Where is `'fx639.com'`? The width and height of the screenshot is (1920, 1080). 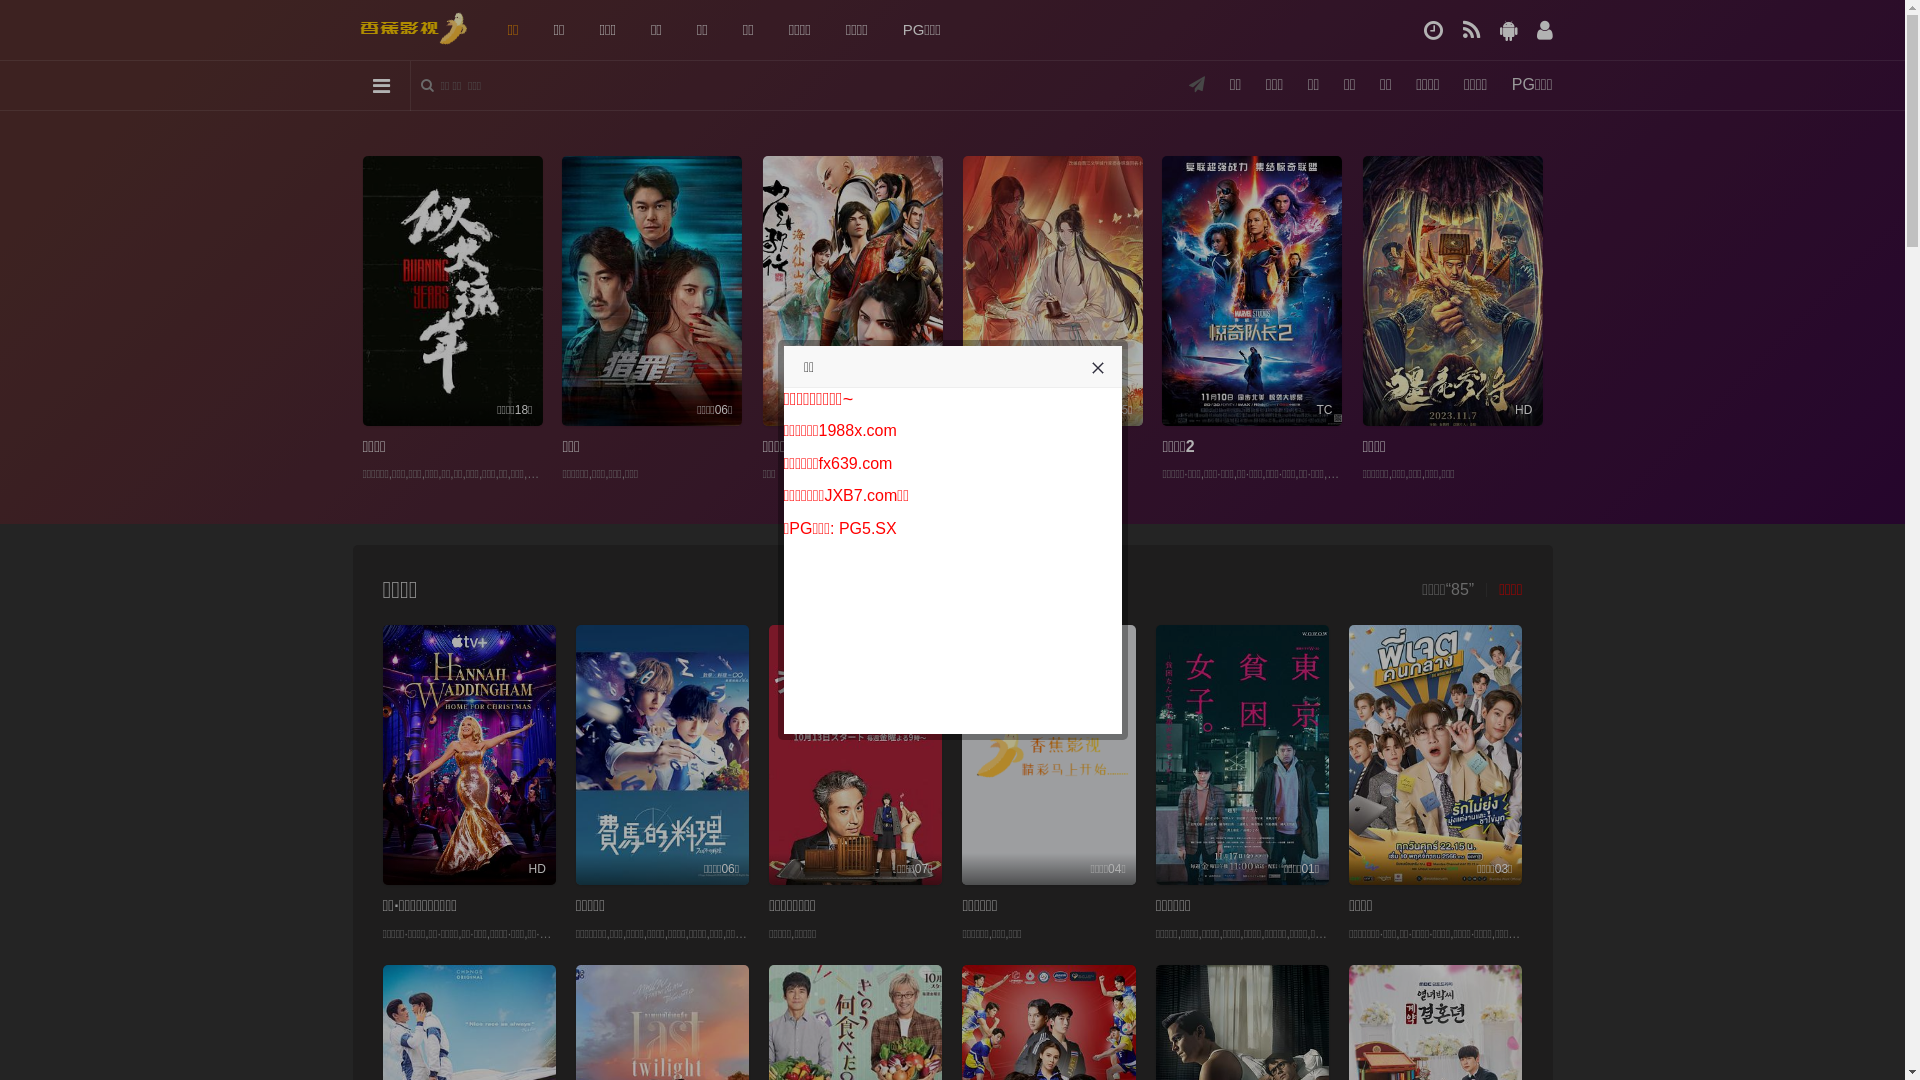
'fx639.com' is located at coordinates (855, 463).